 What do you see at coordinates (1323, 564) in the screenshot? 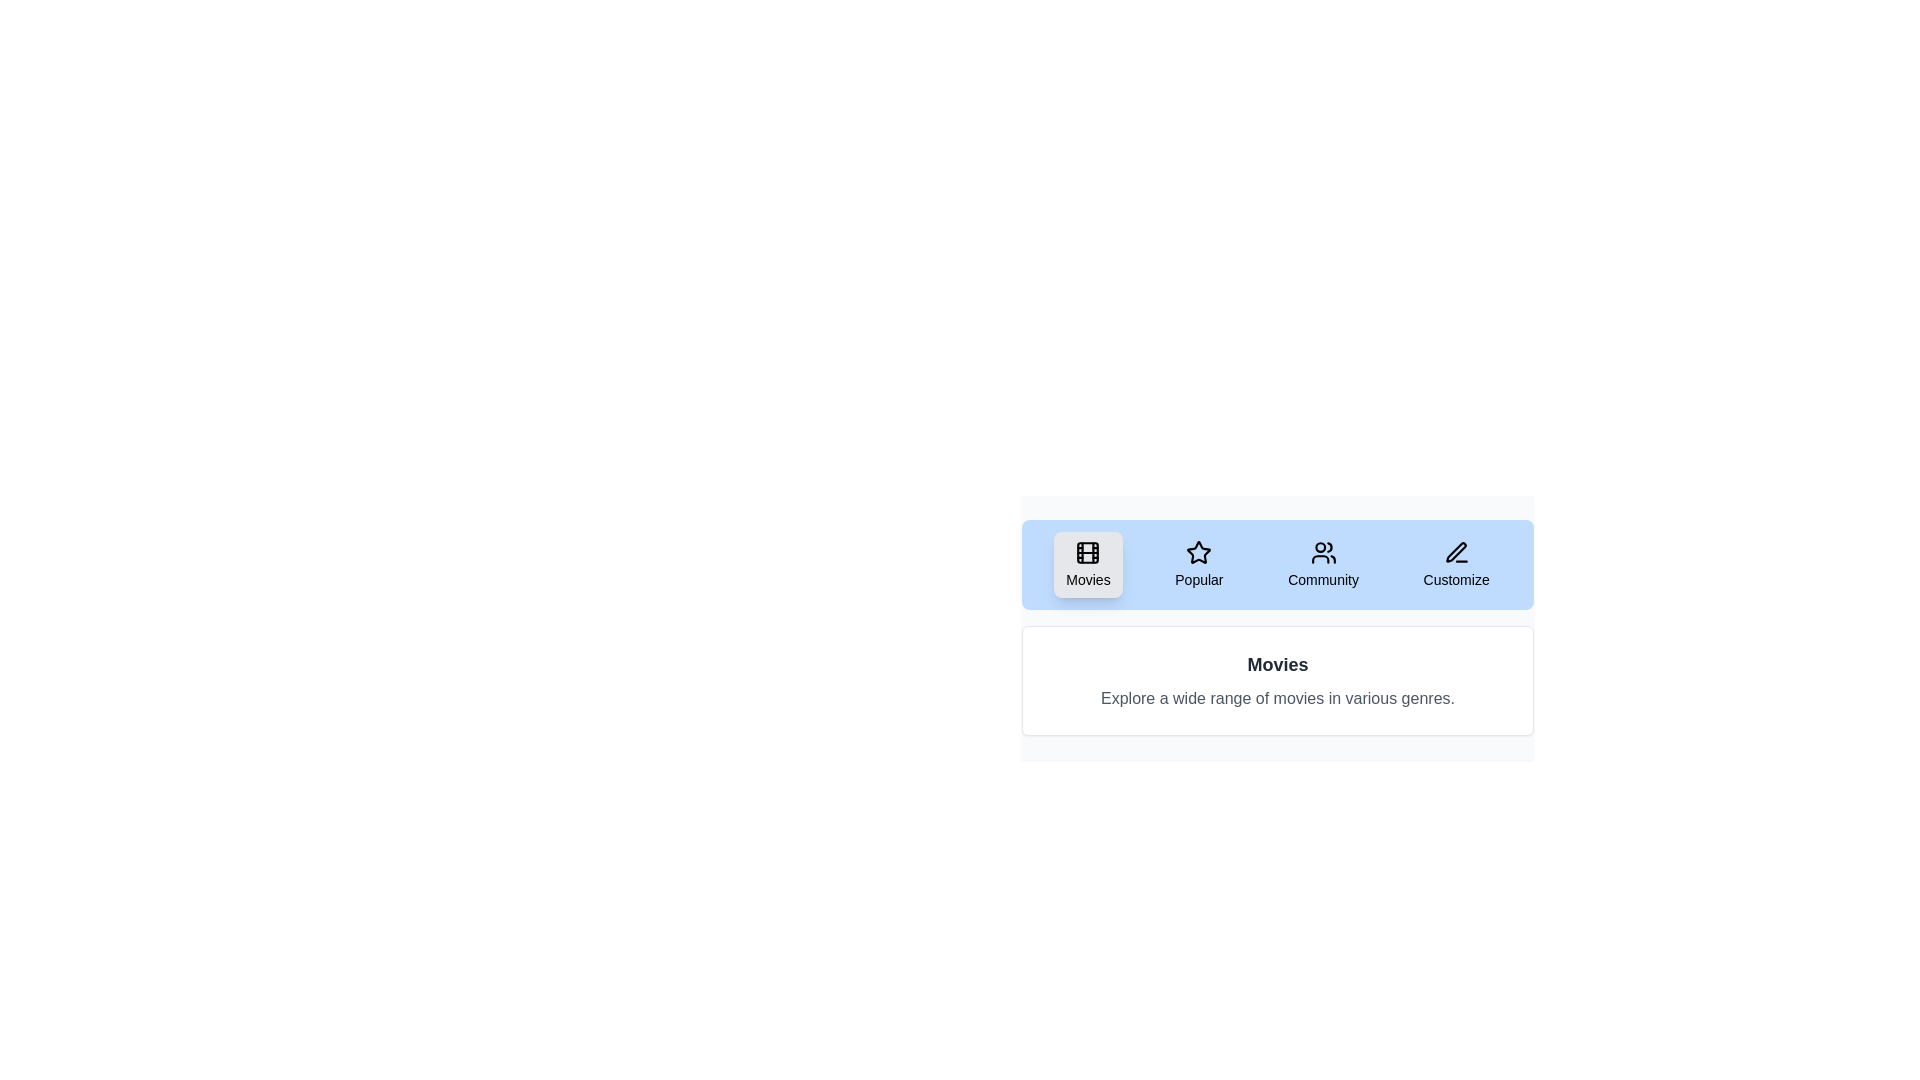
I see `the tab labeled Community to switch the displayed content` at bounding box center [1323, 564].